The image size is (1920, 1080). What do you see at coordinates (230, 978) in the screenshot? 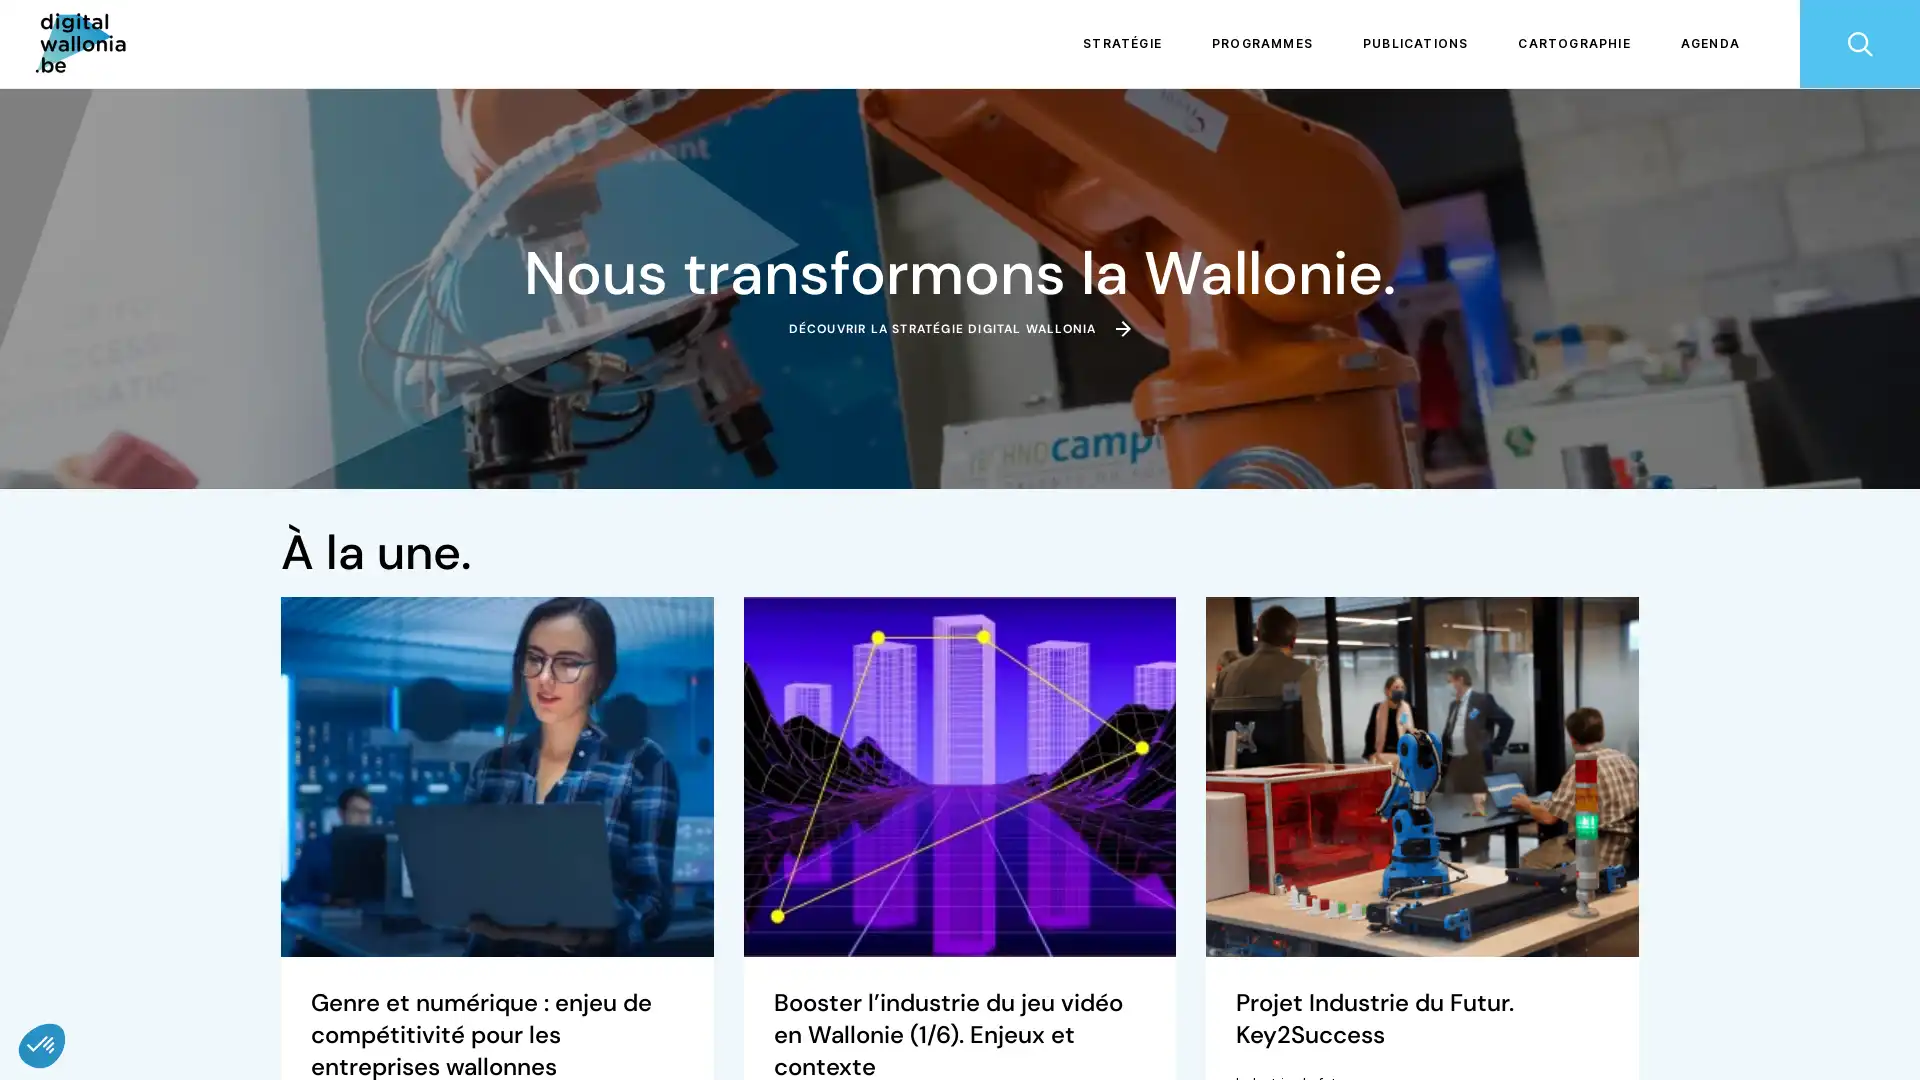
I see `Je choisis` at bounding box center [230, 978].